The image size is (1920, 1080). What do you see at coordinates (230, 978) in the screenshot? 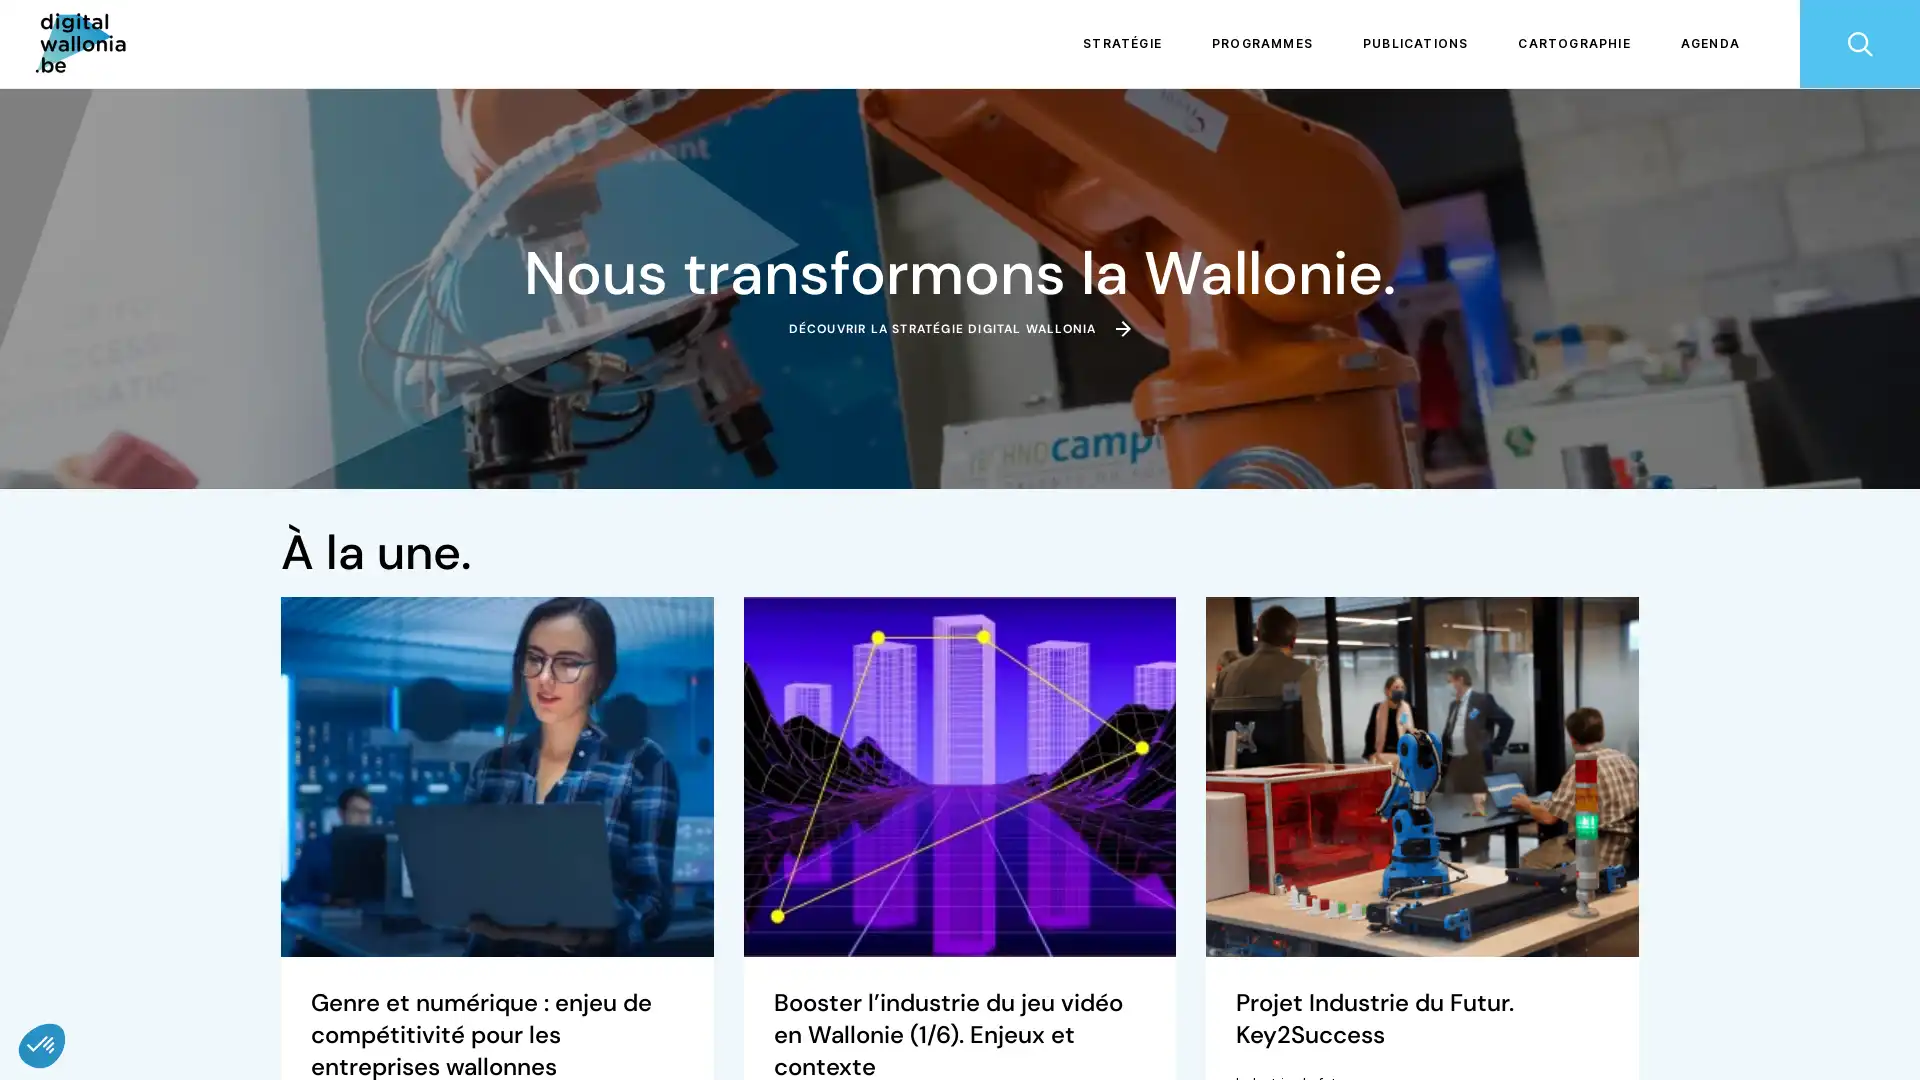
I see `Je choisis` at bounding box center [230, 978].